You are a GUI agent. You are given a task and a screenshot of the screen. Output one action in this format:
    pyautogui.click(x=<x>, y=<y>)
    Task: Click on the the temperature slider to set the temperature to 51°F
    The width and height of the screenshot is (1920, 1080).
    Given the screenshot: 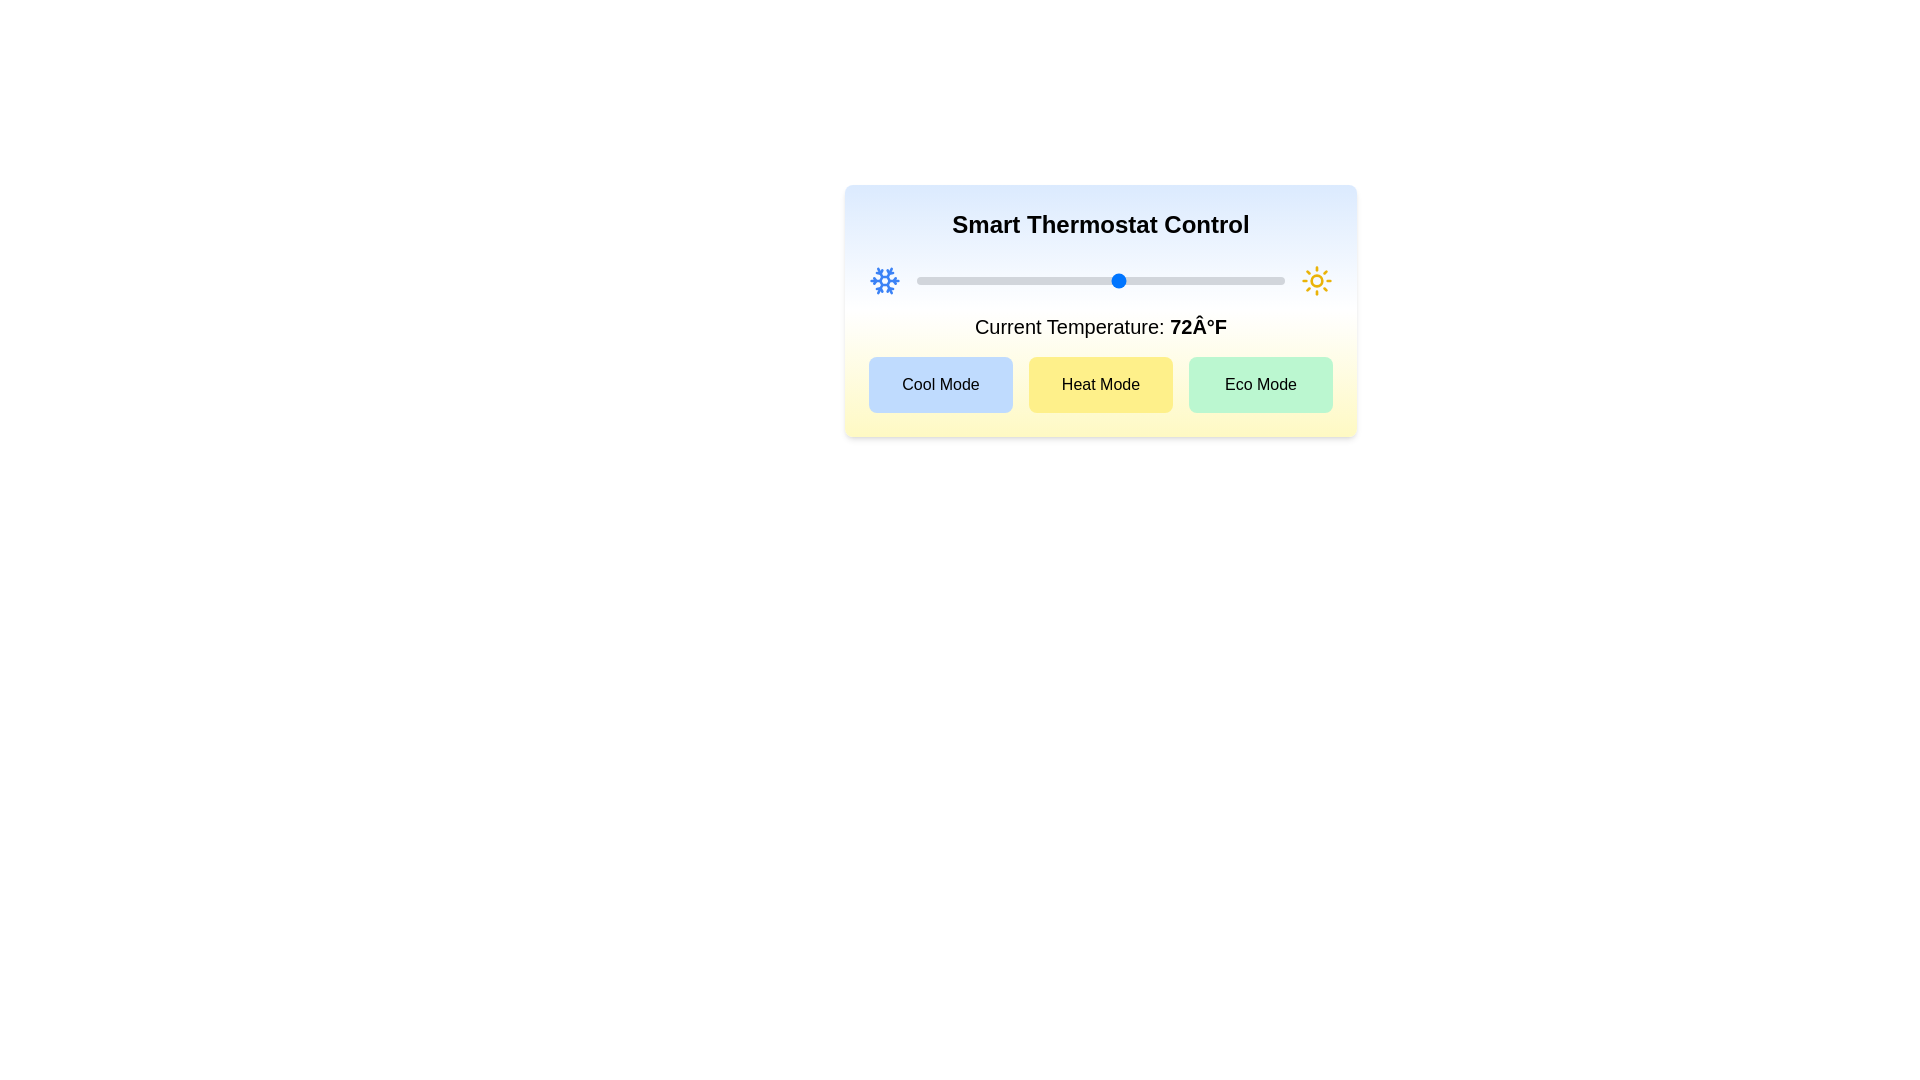 What is the action you would take?
    pyautogui.click(x=925, y=281)
    